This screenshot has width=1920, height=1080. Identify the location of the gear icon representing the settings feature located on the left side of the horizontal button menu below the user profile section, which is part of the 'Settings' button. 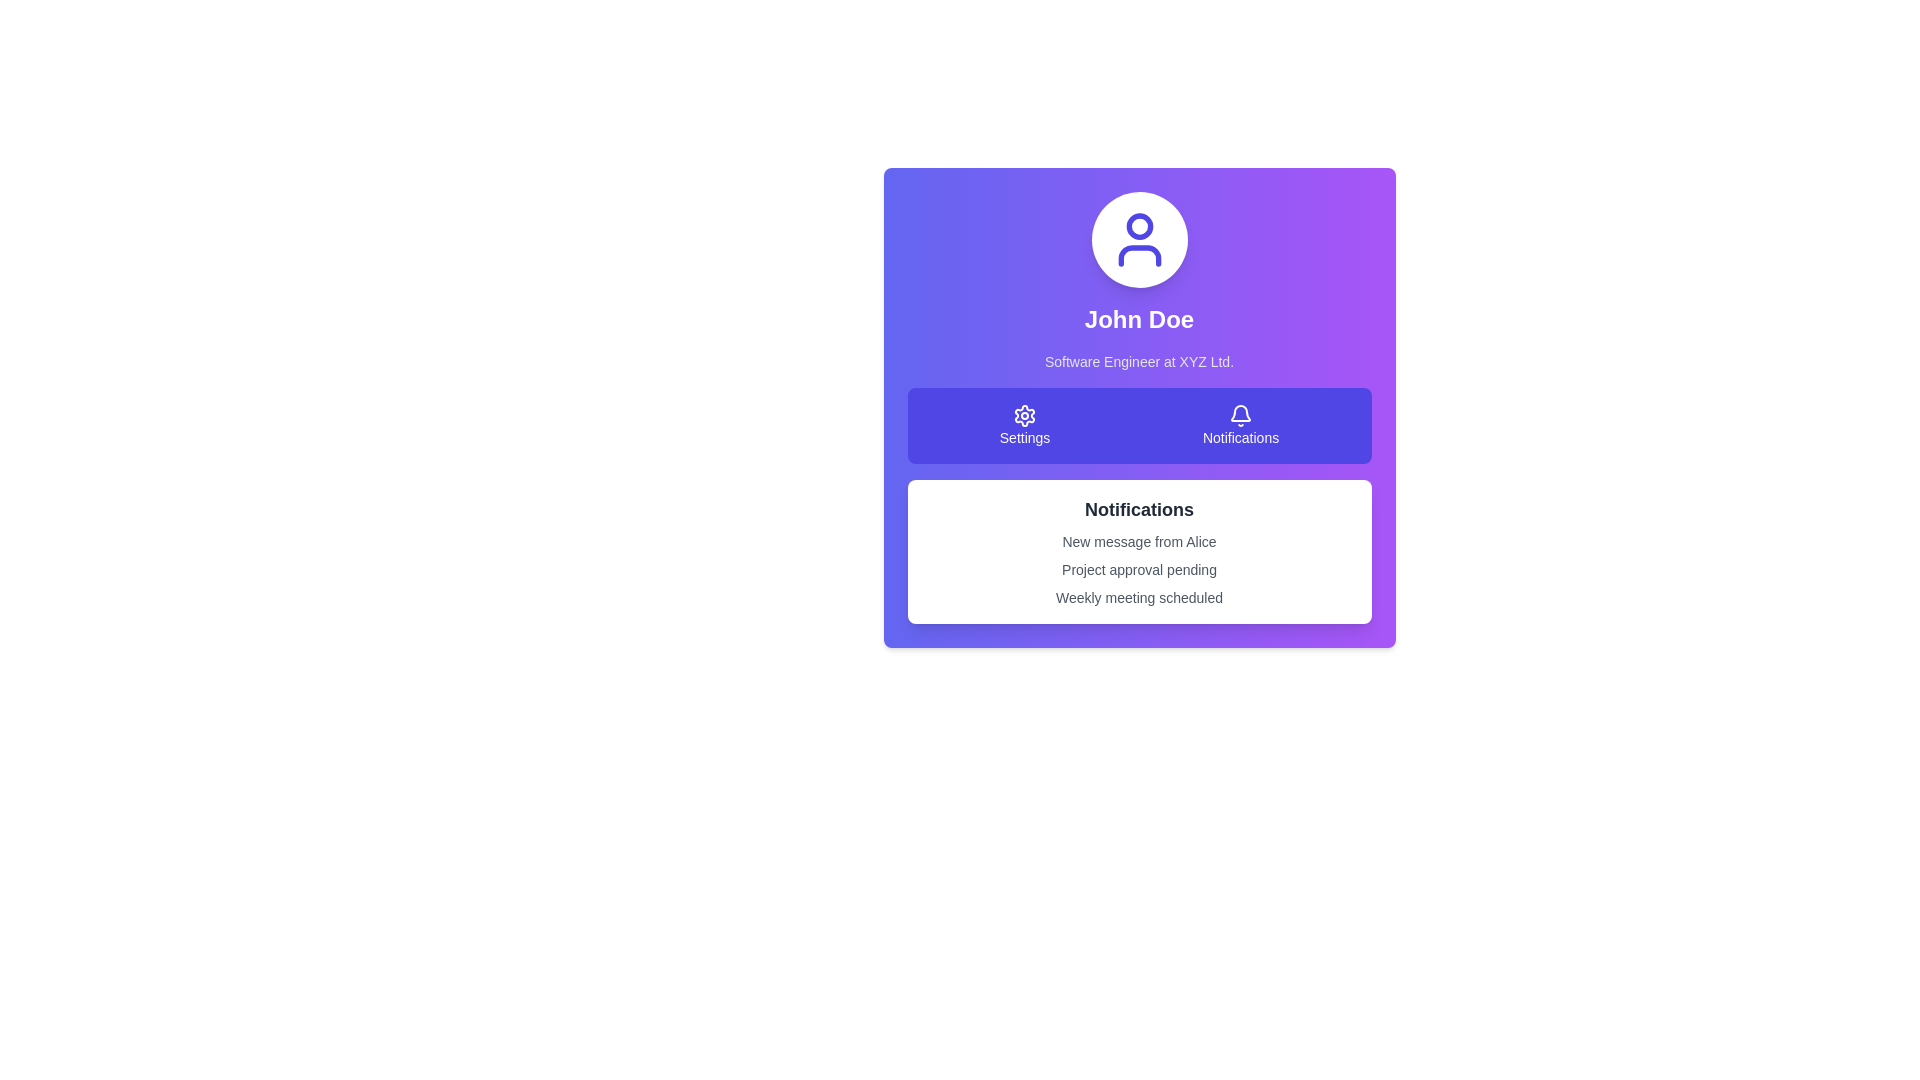
(1025, 415).